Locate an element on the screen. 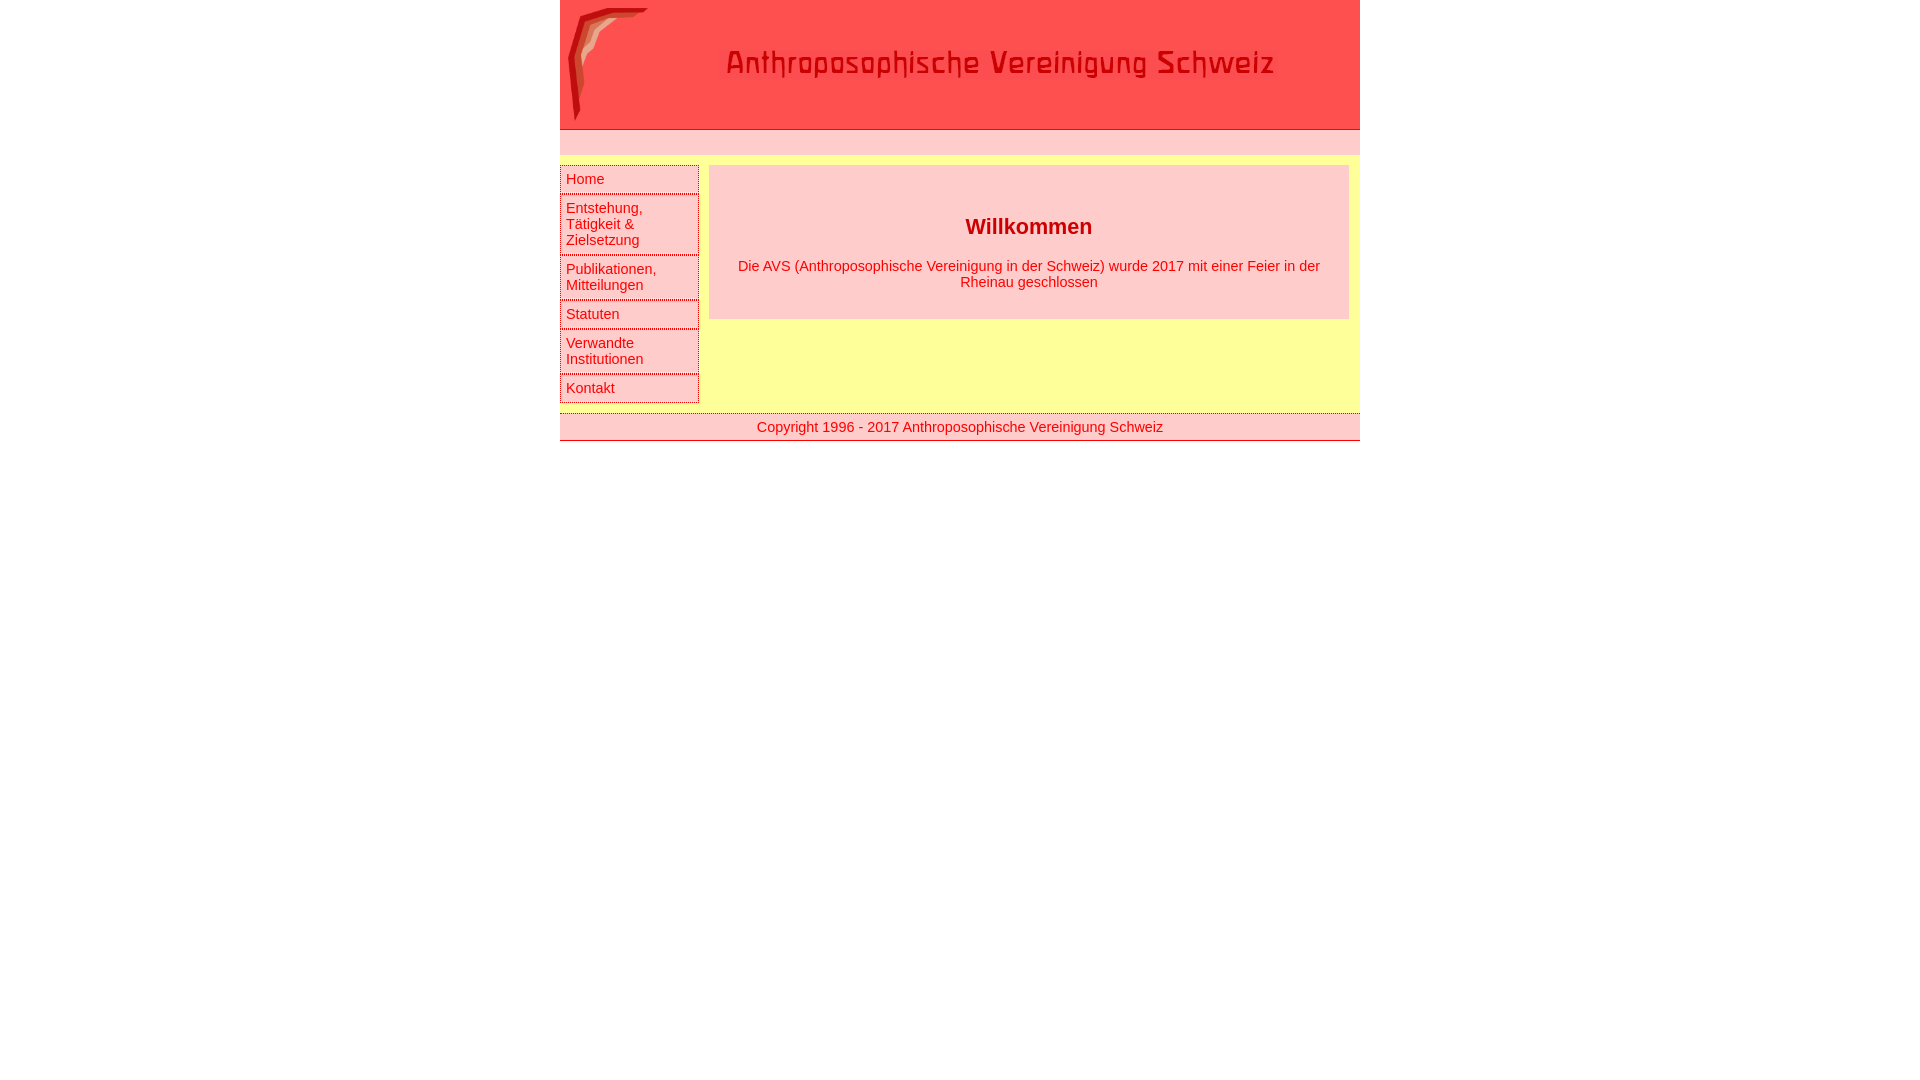 The image size is (1920, 1080). 'Statuten' is located at coordinates (628, 314).